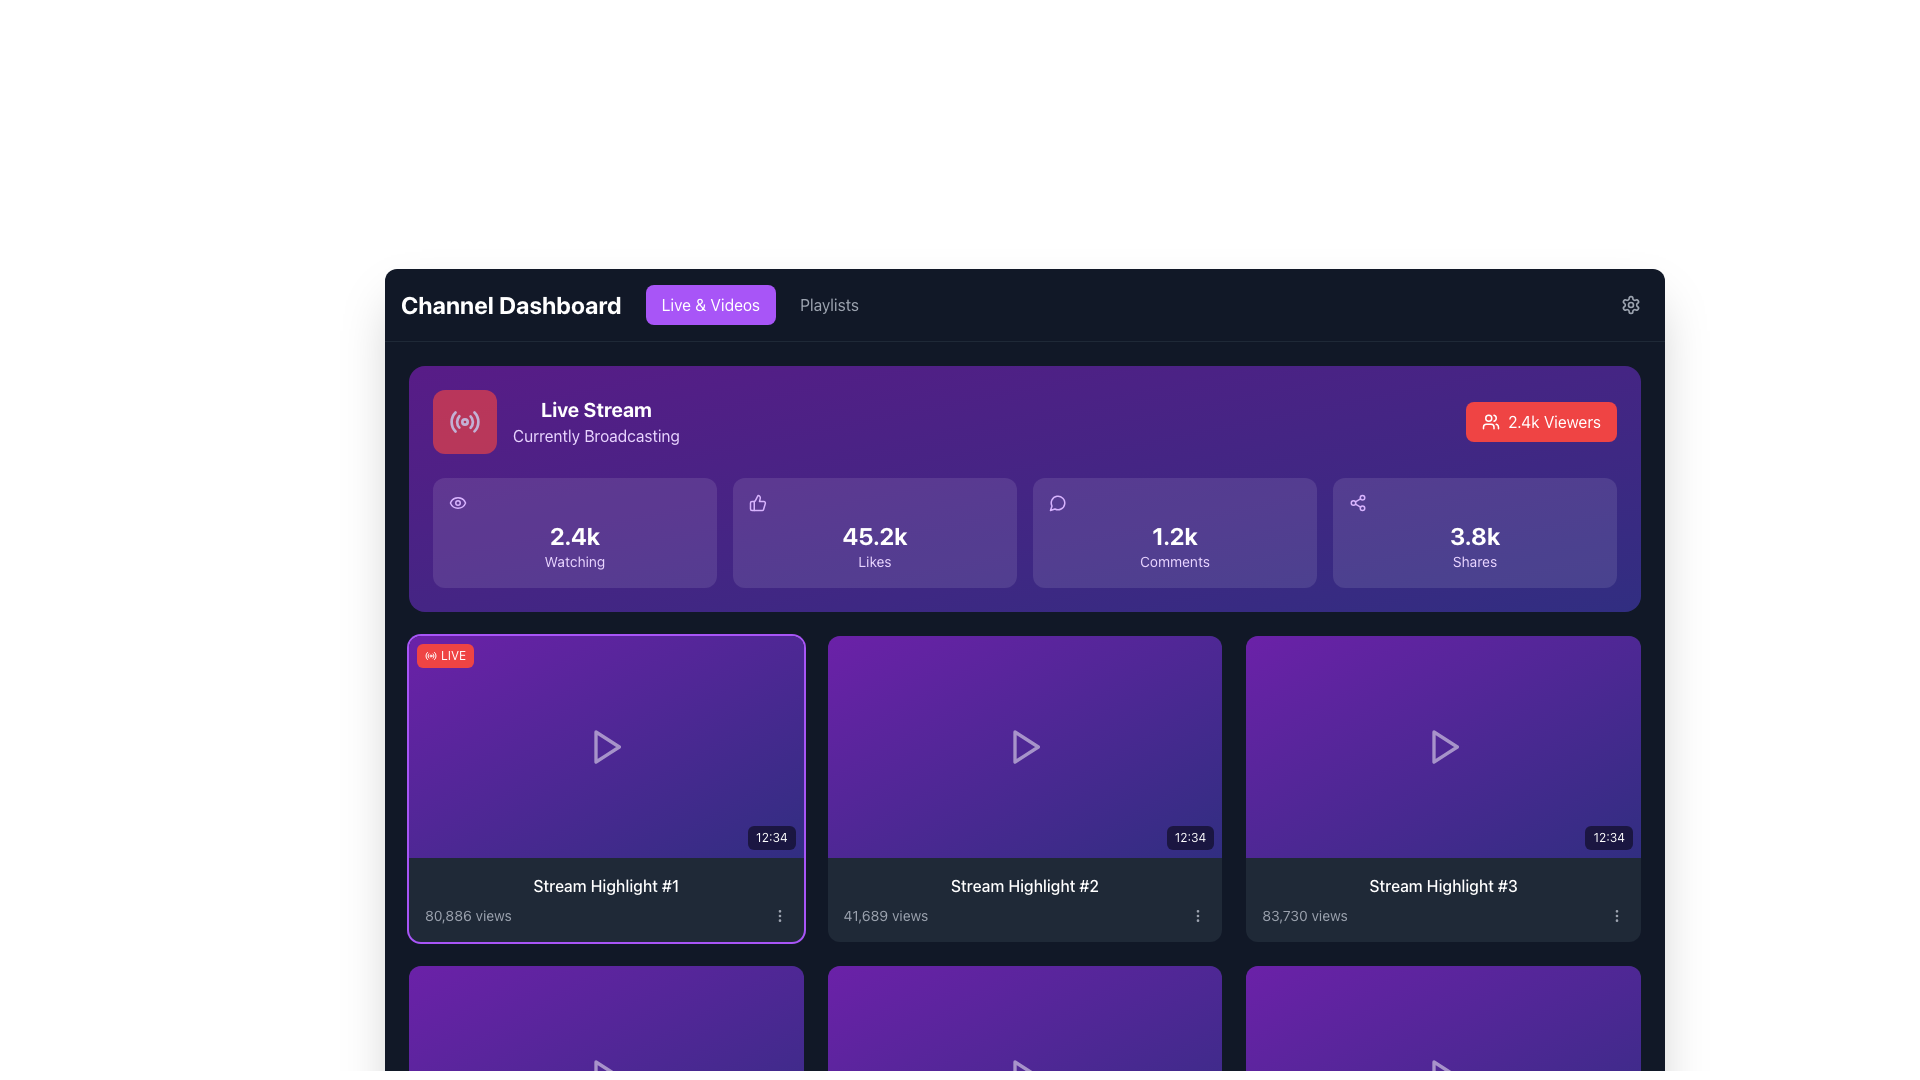 Image resolution: width=1920 pixels, height=1080 pixels. Describe the element at coordinates (757, 501) in the screenshot. I see `the likes icon located to the left of the text '45.2k Likes' on the dashboard interface, which serves as a symbolic indicator of likes` at that location.